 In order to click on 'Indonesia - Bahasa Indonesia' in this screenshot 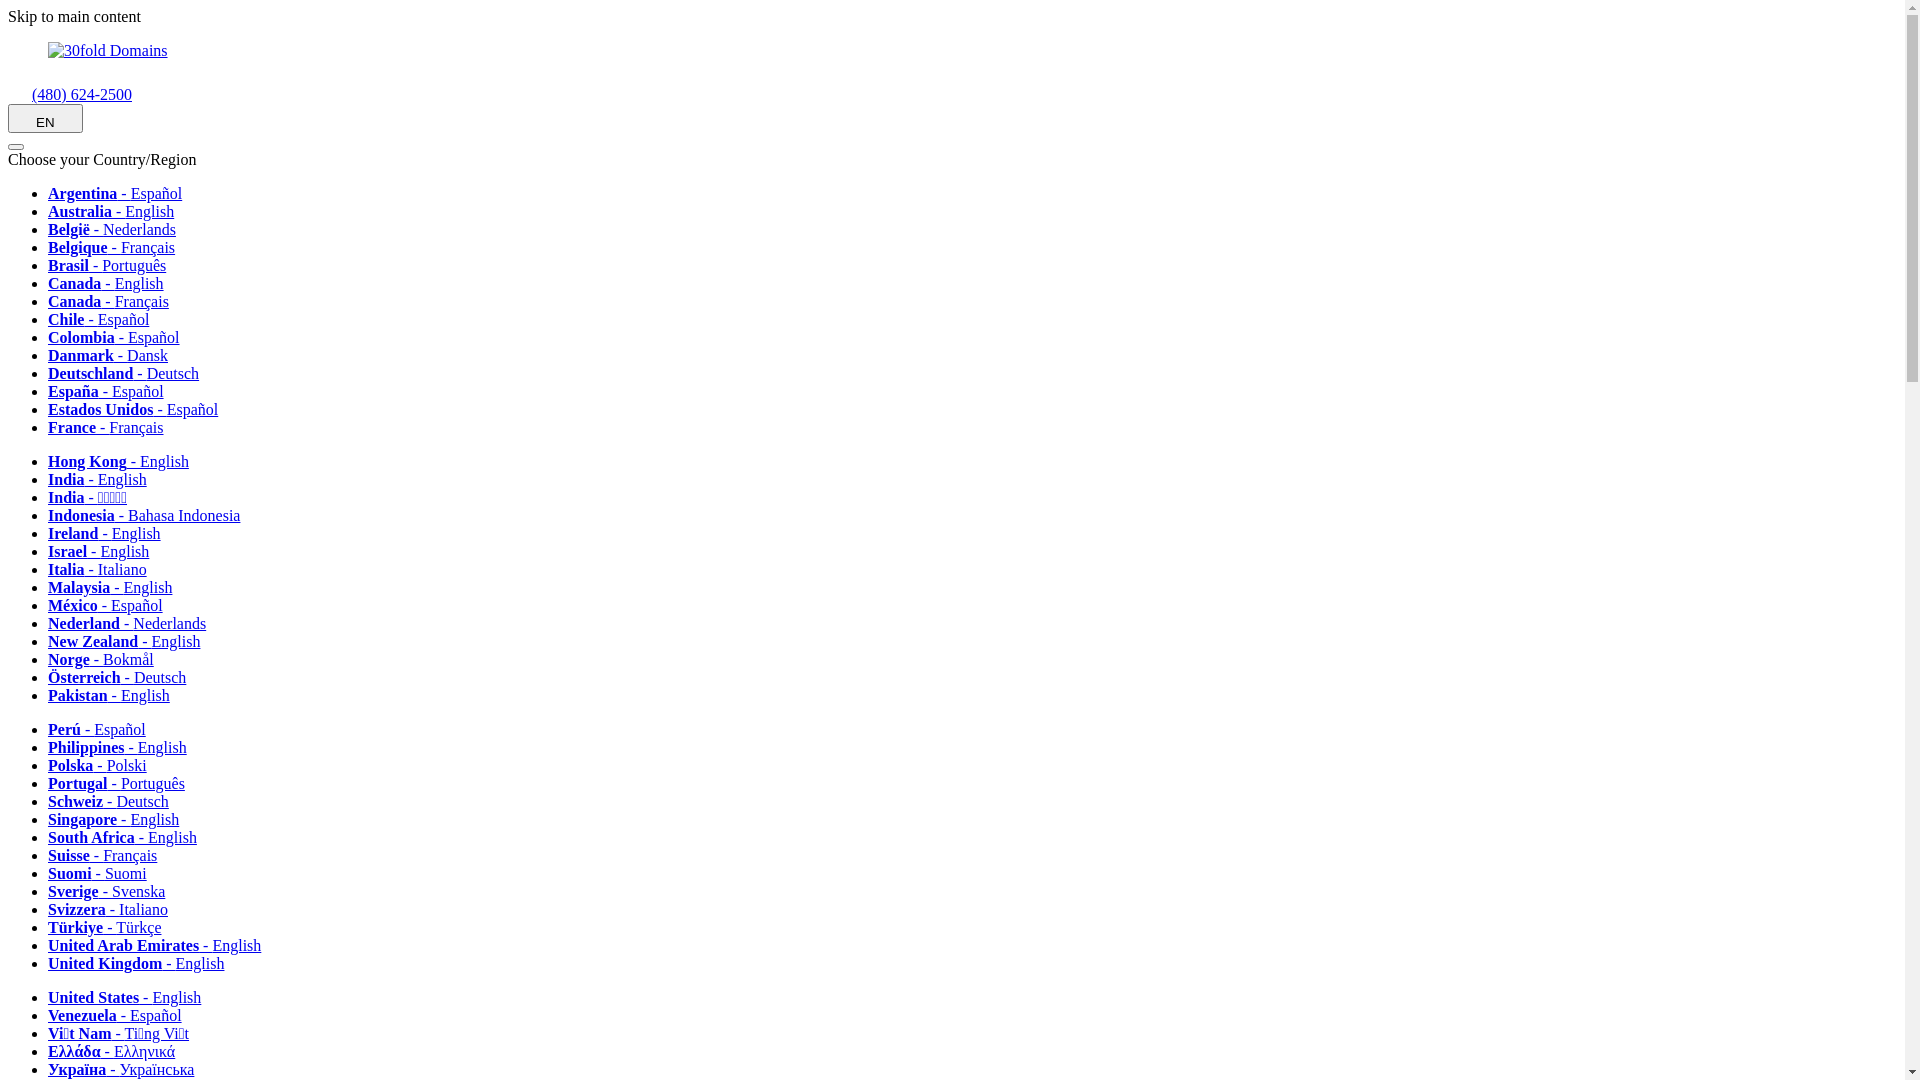, I will do `click(48, 514)`.